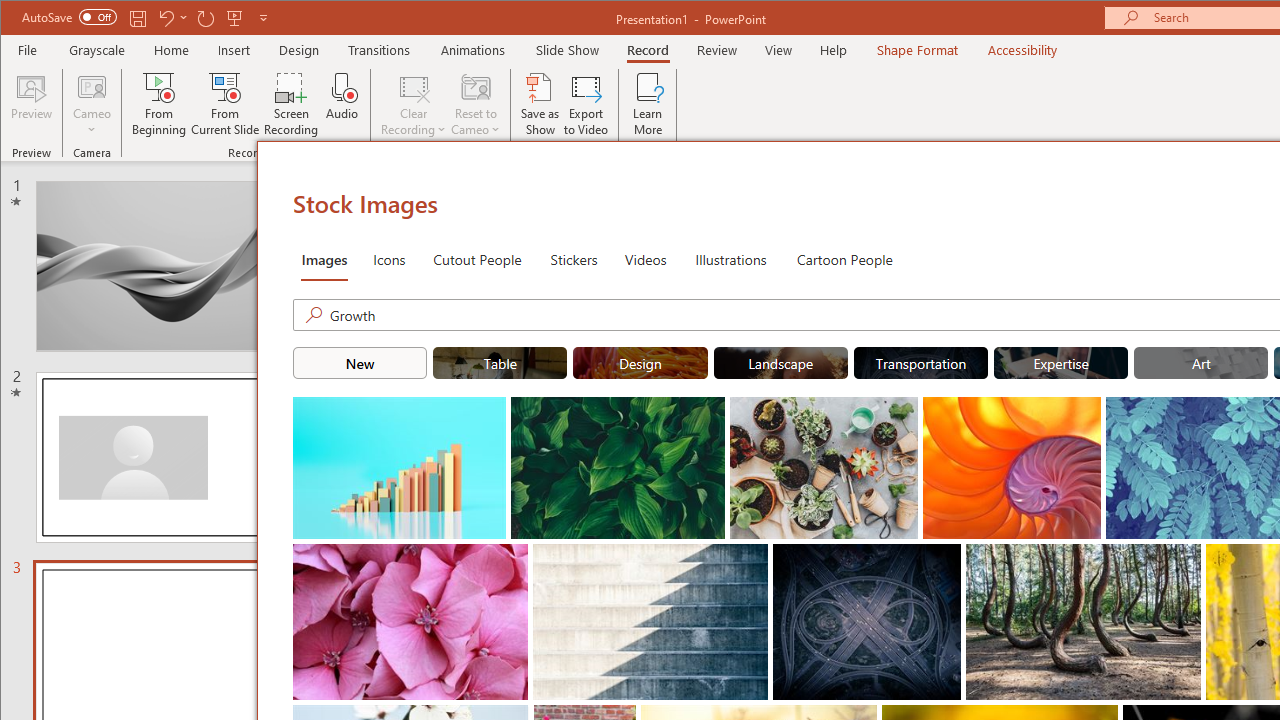  Describe the element at coordinates (844, 257) in the screenshot. I see `'Cartoon People'` at that location.